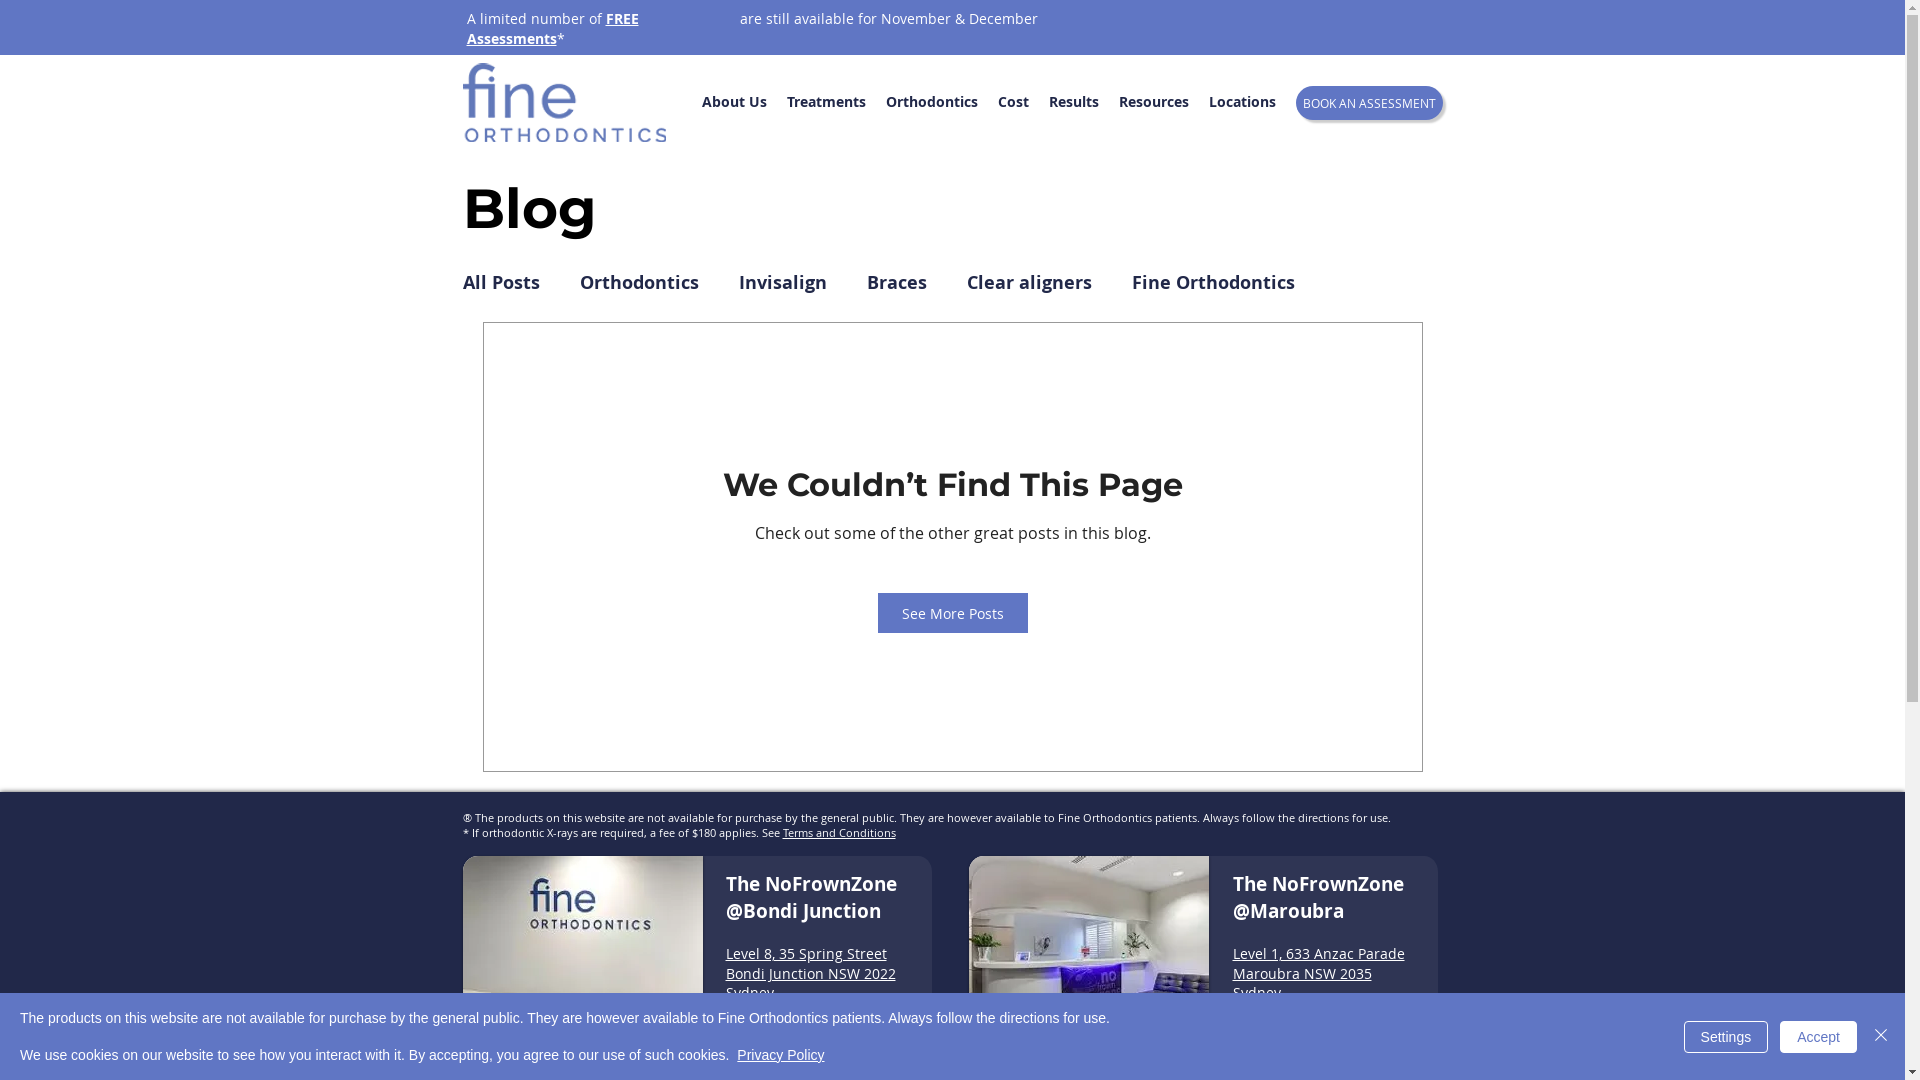 This screenshot has width=1920, height=1080. Describe the element at coordinates (1368, 103) in the screenshot. I see `'BOOK AN ASSESSMENT'` at that location.